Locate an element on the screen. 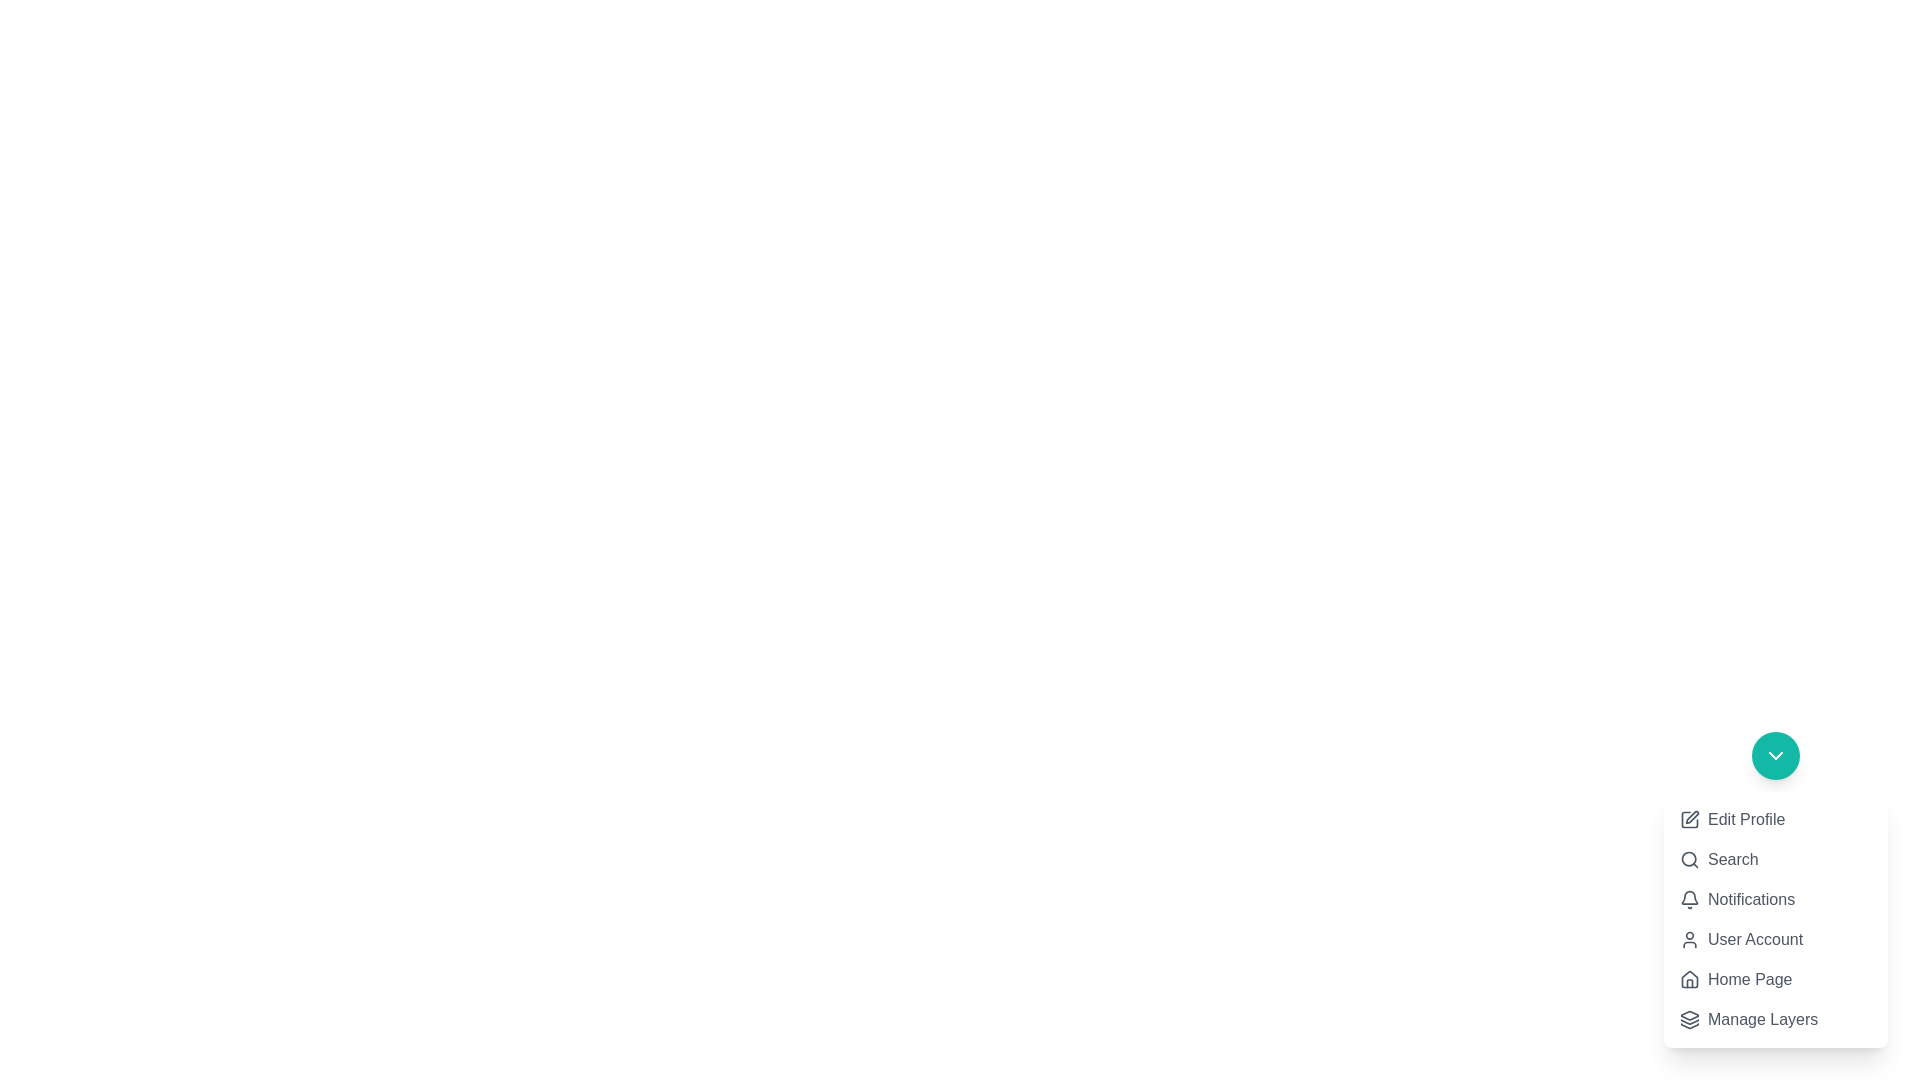  the pen icon located in the dropdown menu under the 'Edit Profile' option is located at coordinates (1691, 817).